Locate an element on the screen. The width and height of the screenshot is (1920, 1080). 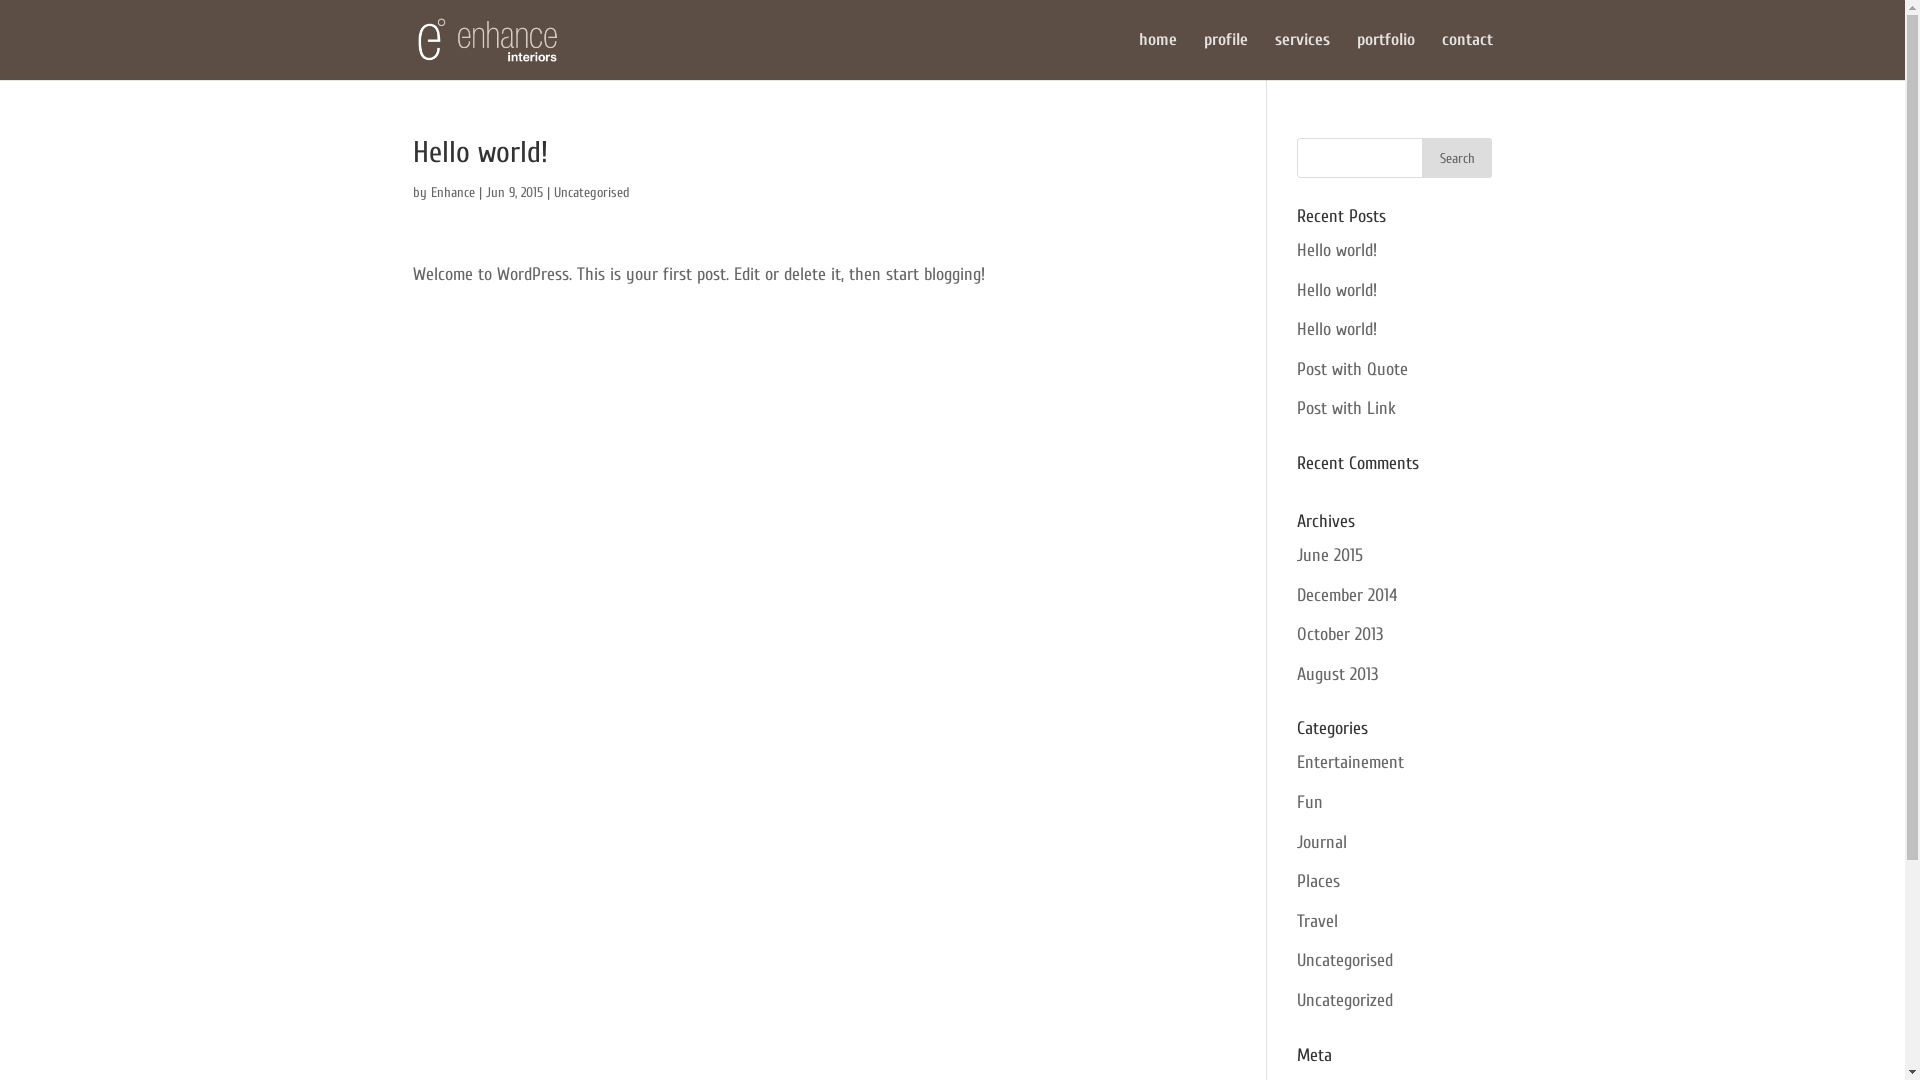
'Fun' is located at coordinates (1310, 801).